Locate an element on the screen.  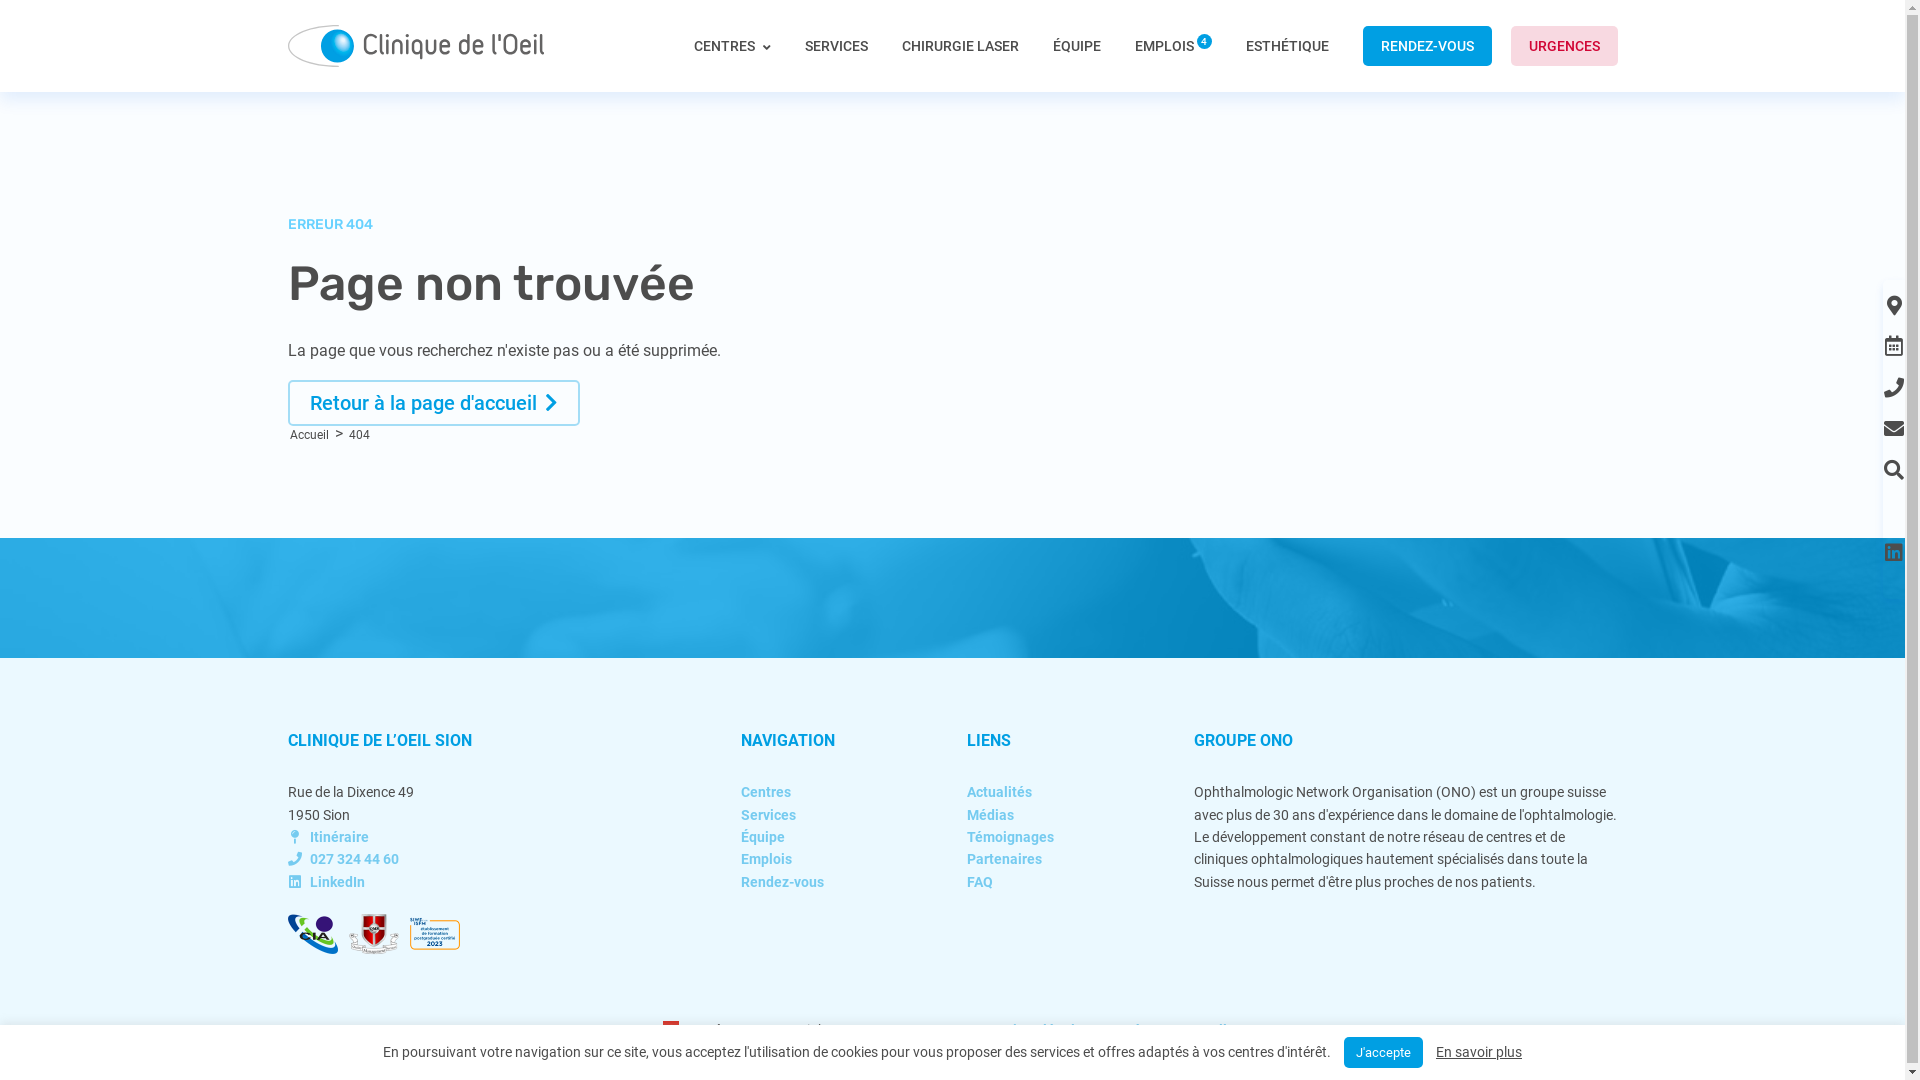
'LinkedIn' is located at coordinates (326, 881).